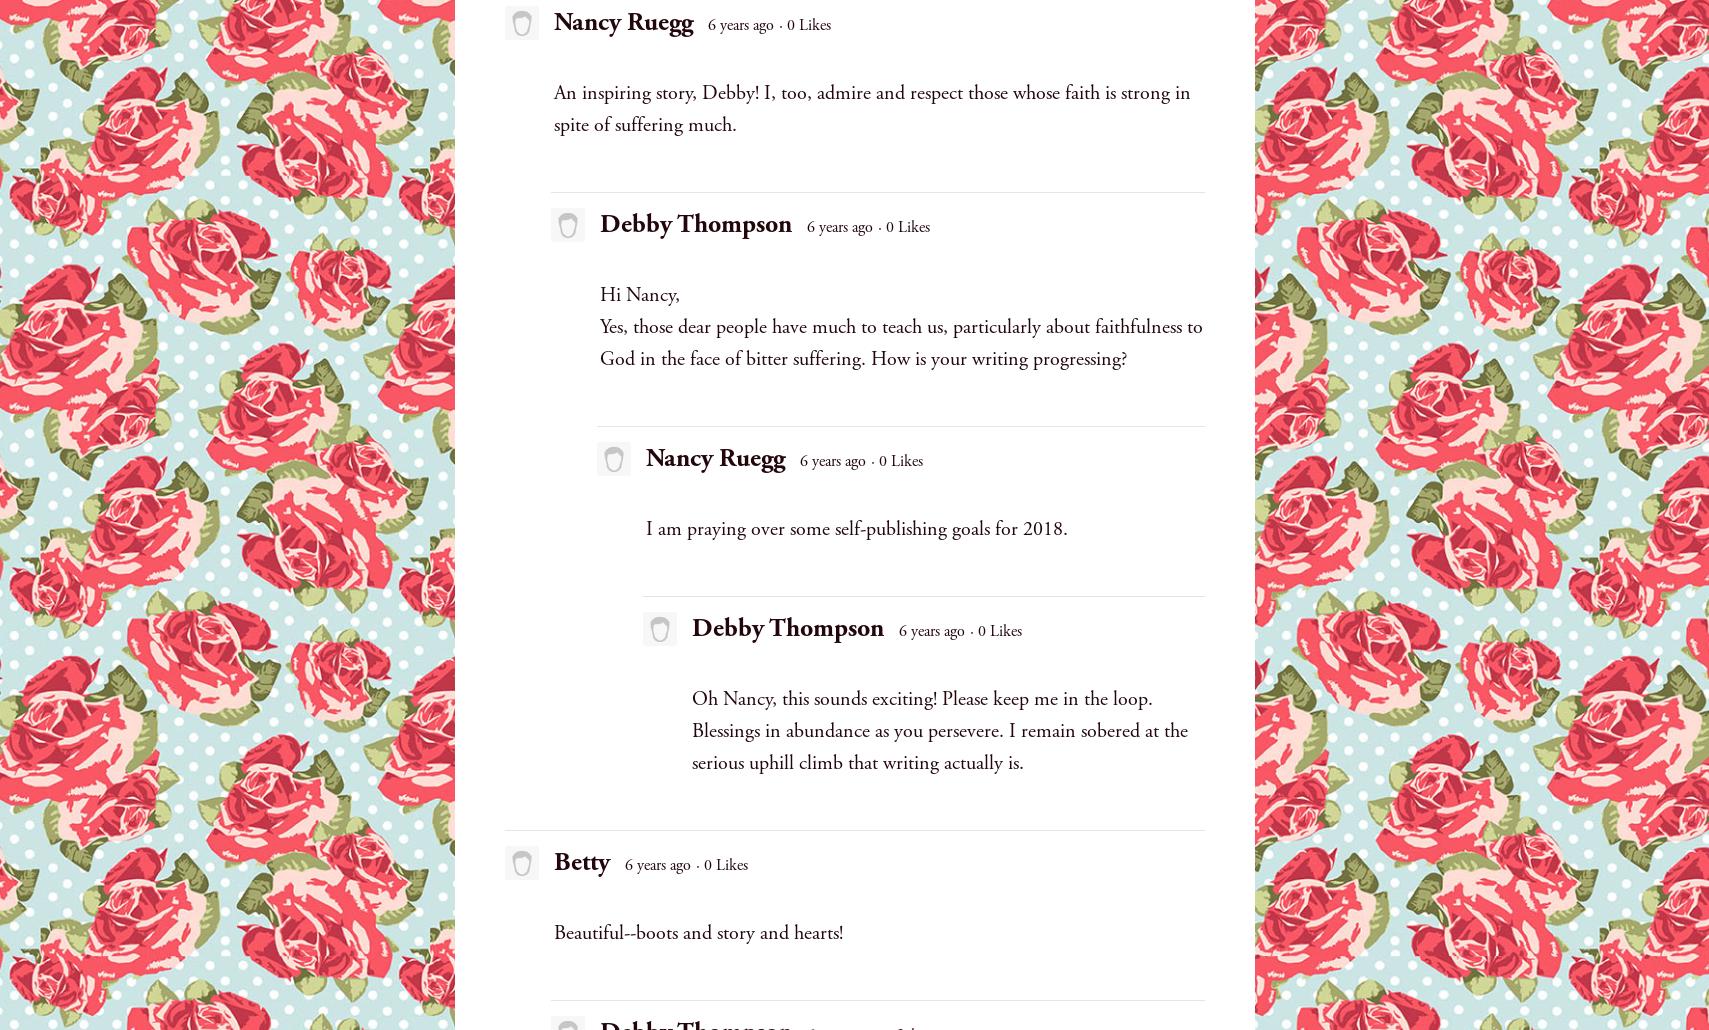 The image size is (1709, 1030). What do you see at coordinates (696, 932) in the screenshot?
I see `'Beautiful--boots and story and hearts!'` at bounding box center [696, 932].